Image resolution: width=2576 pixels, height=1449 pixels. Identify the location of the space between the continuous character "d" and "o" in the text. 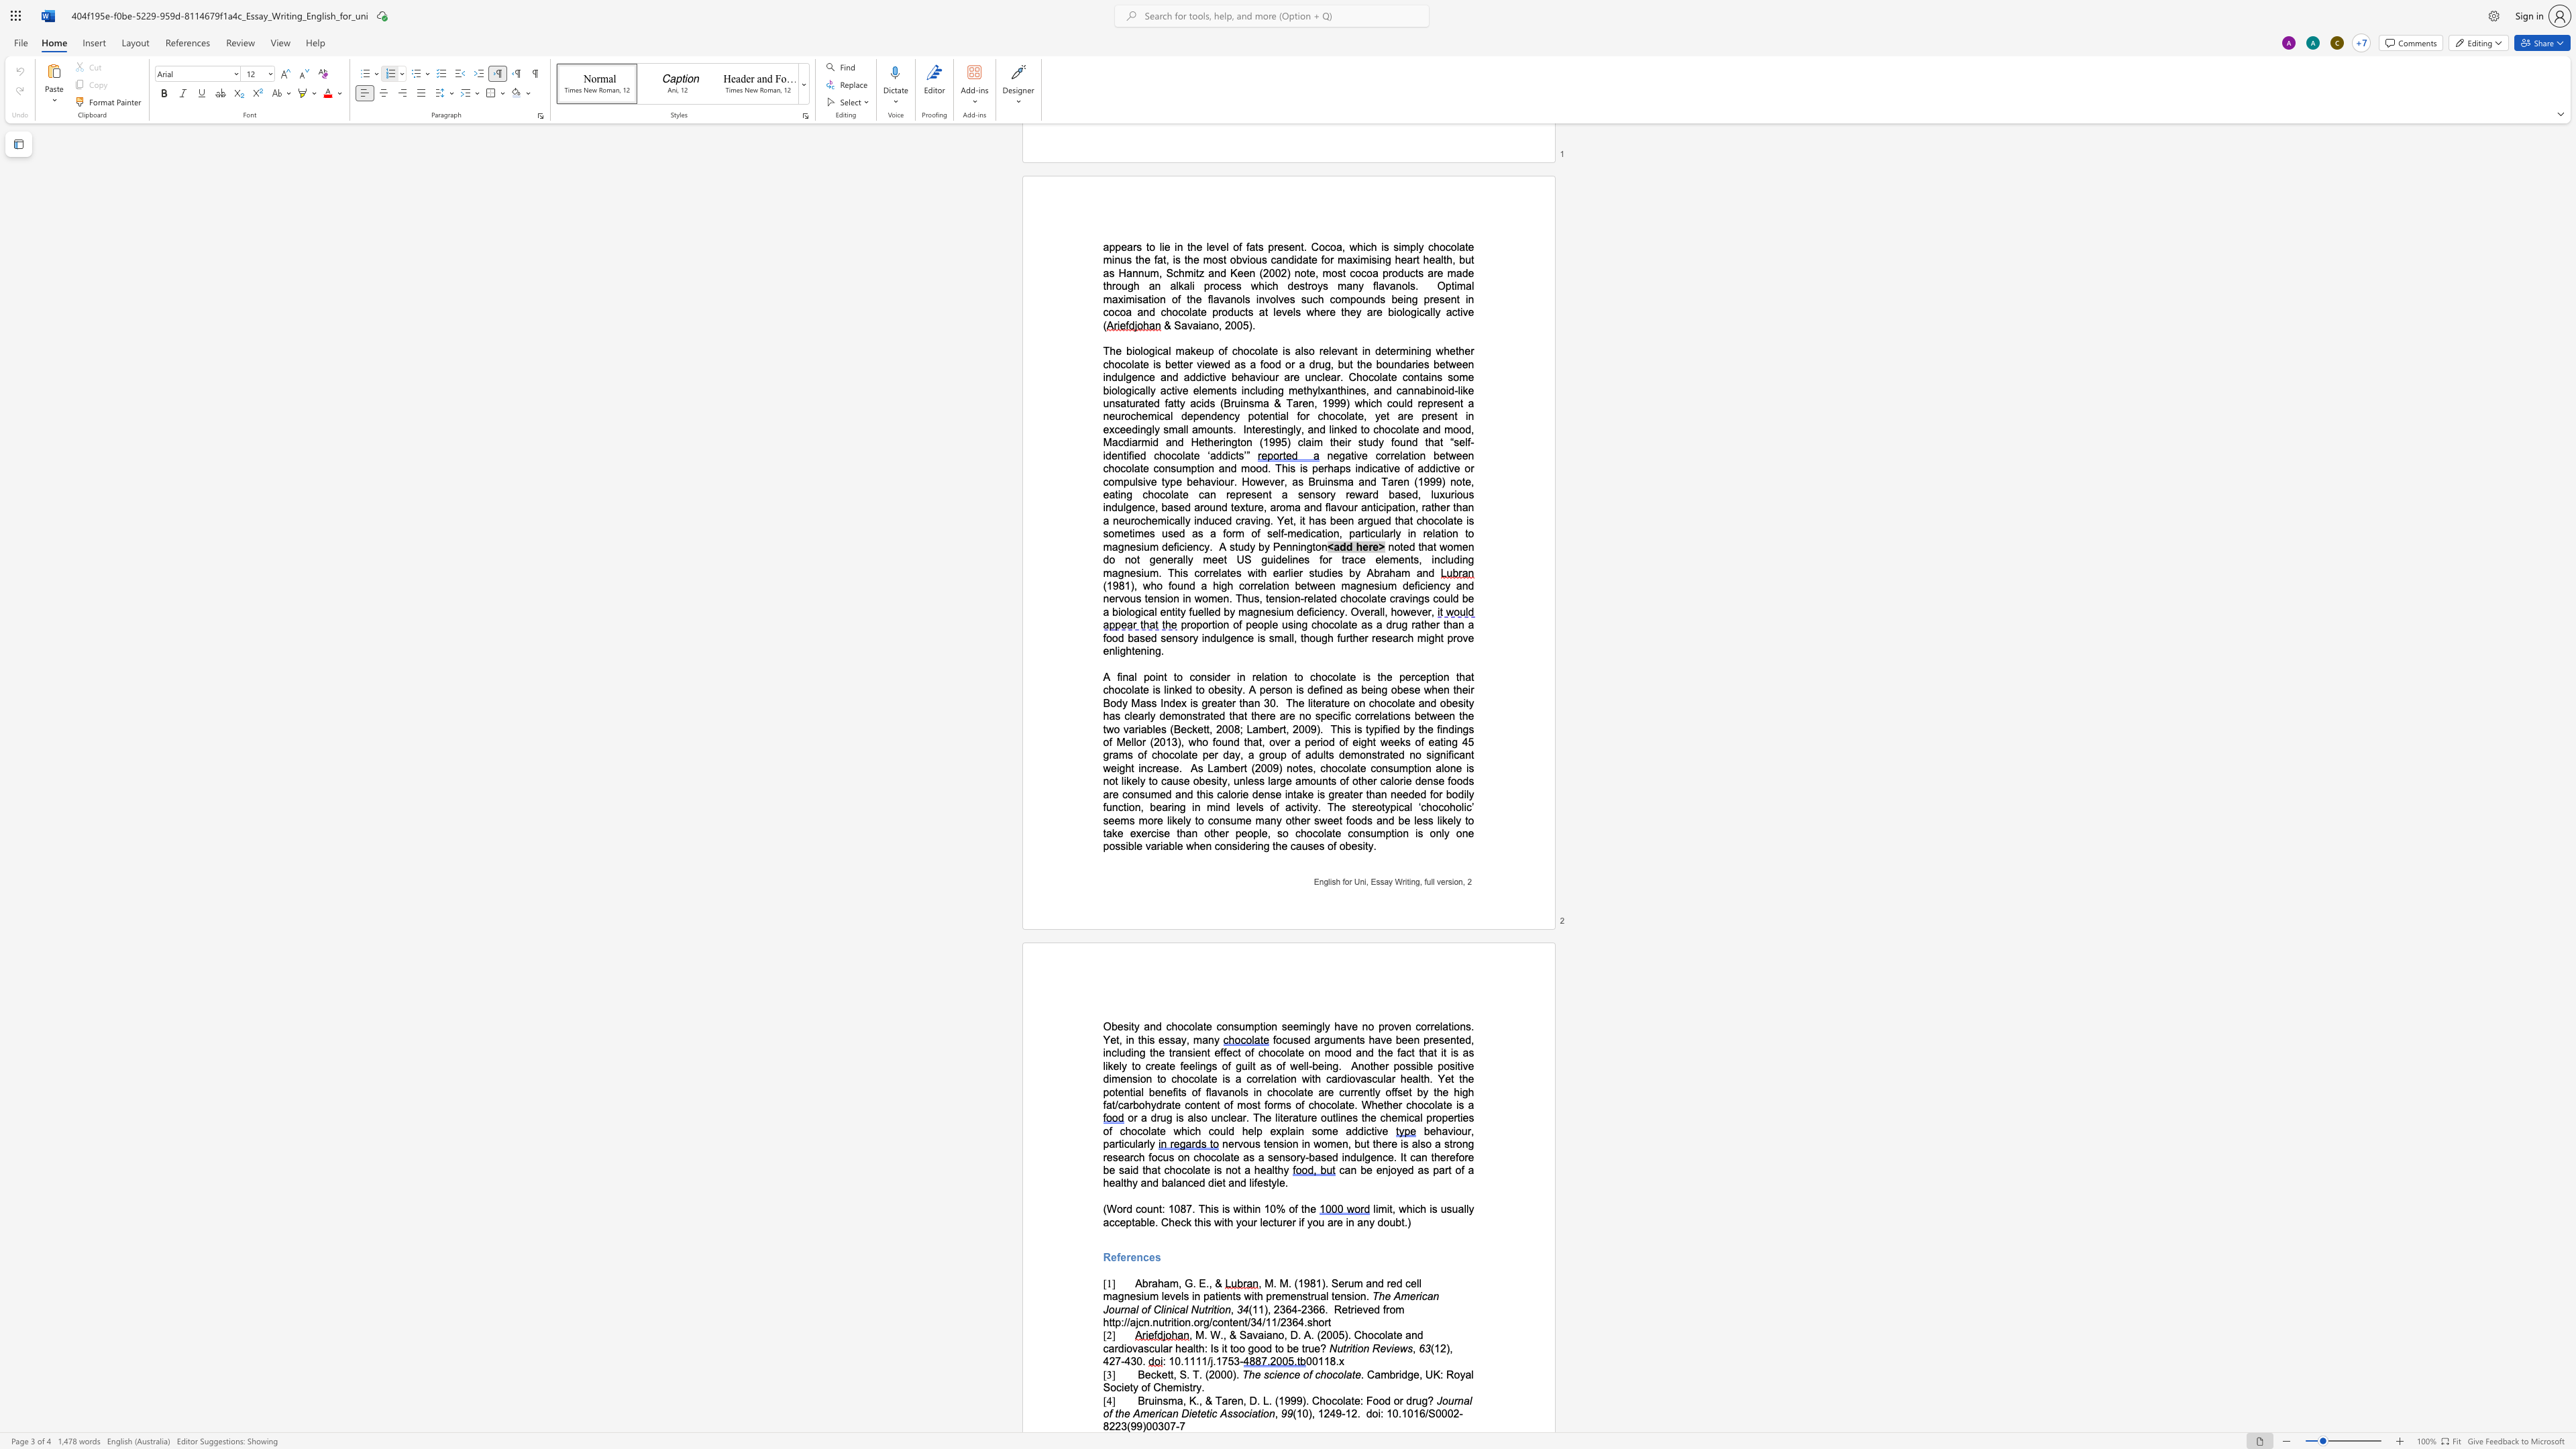
(1371, 1412).